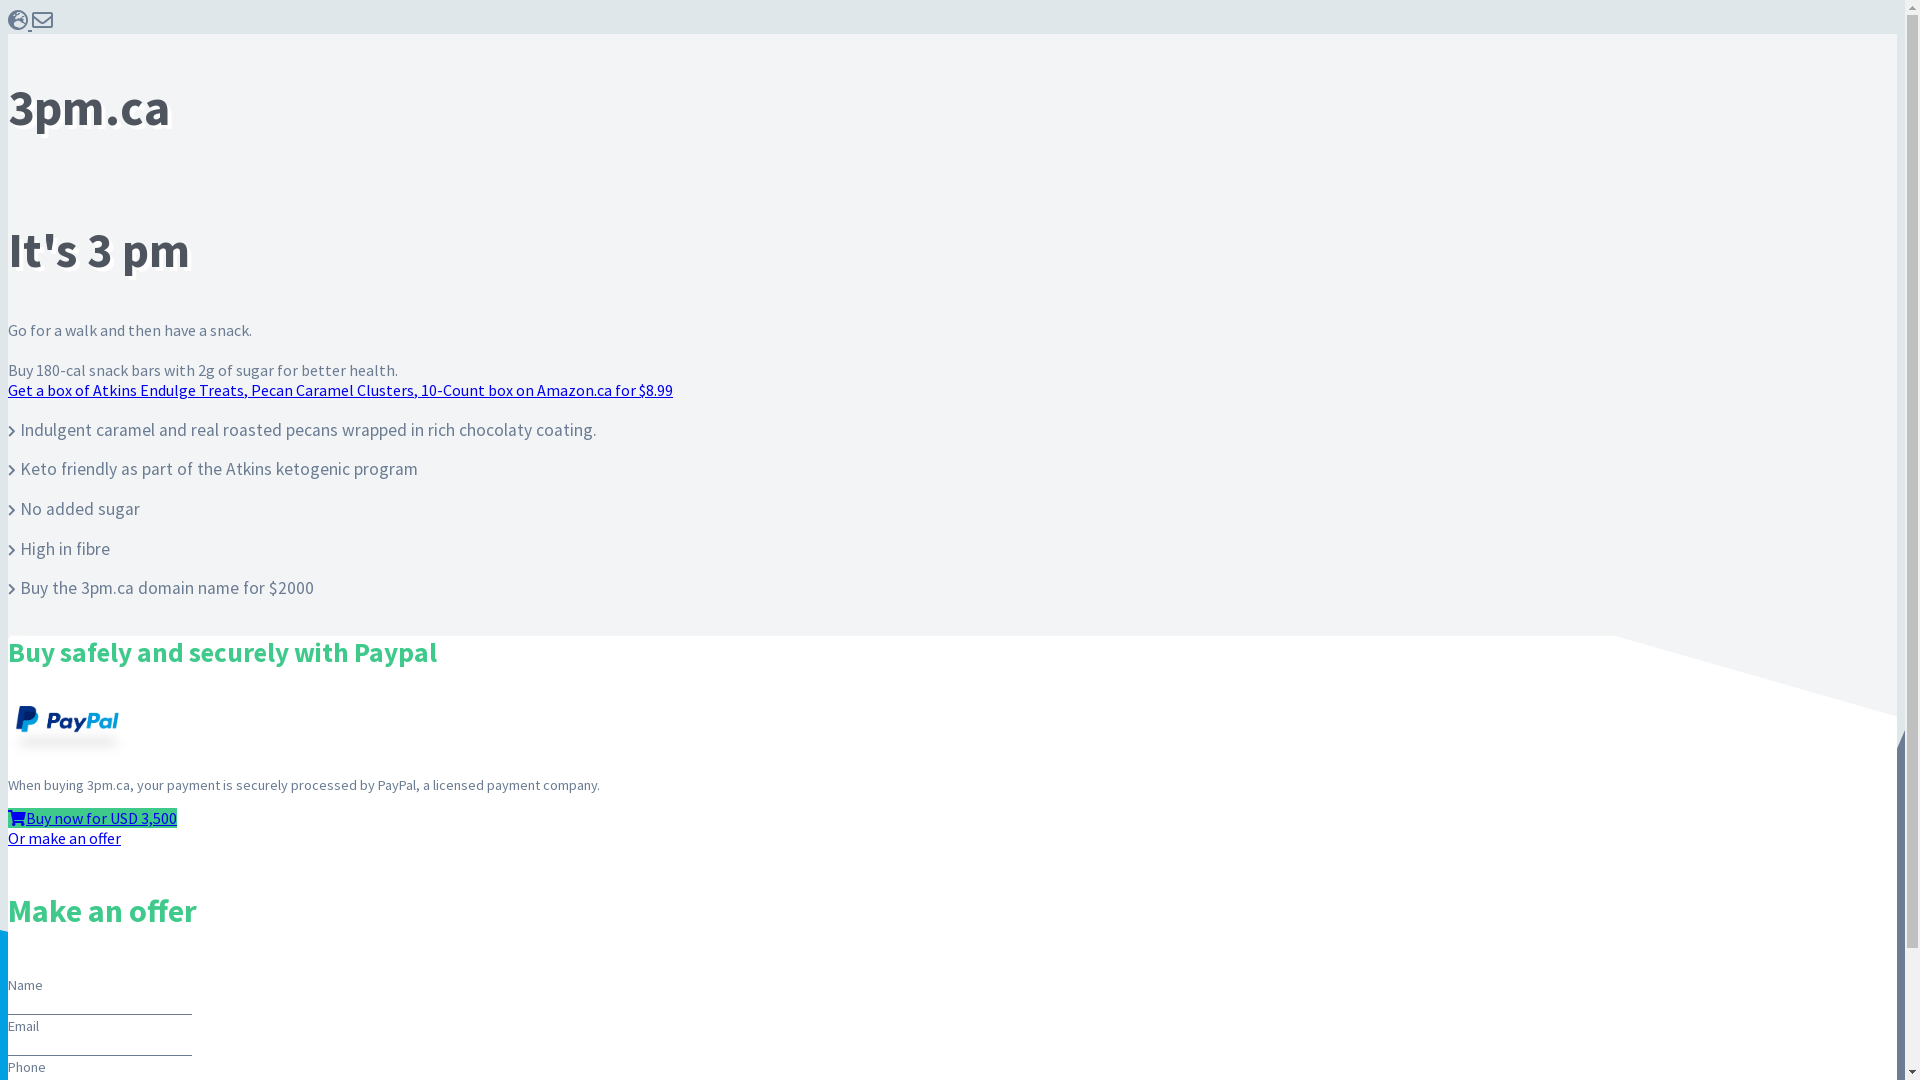 The width and height of the screenshot is (1920, 1080). What do you see at coordinates (64, 837) in the screenshot?
I see `'Or make an offer'` at bounding box center [64, 837].